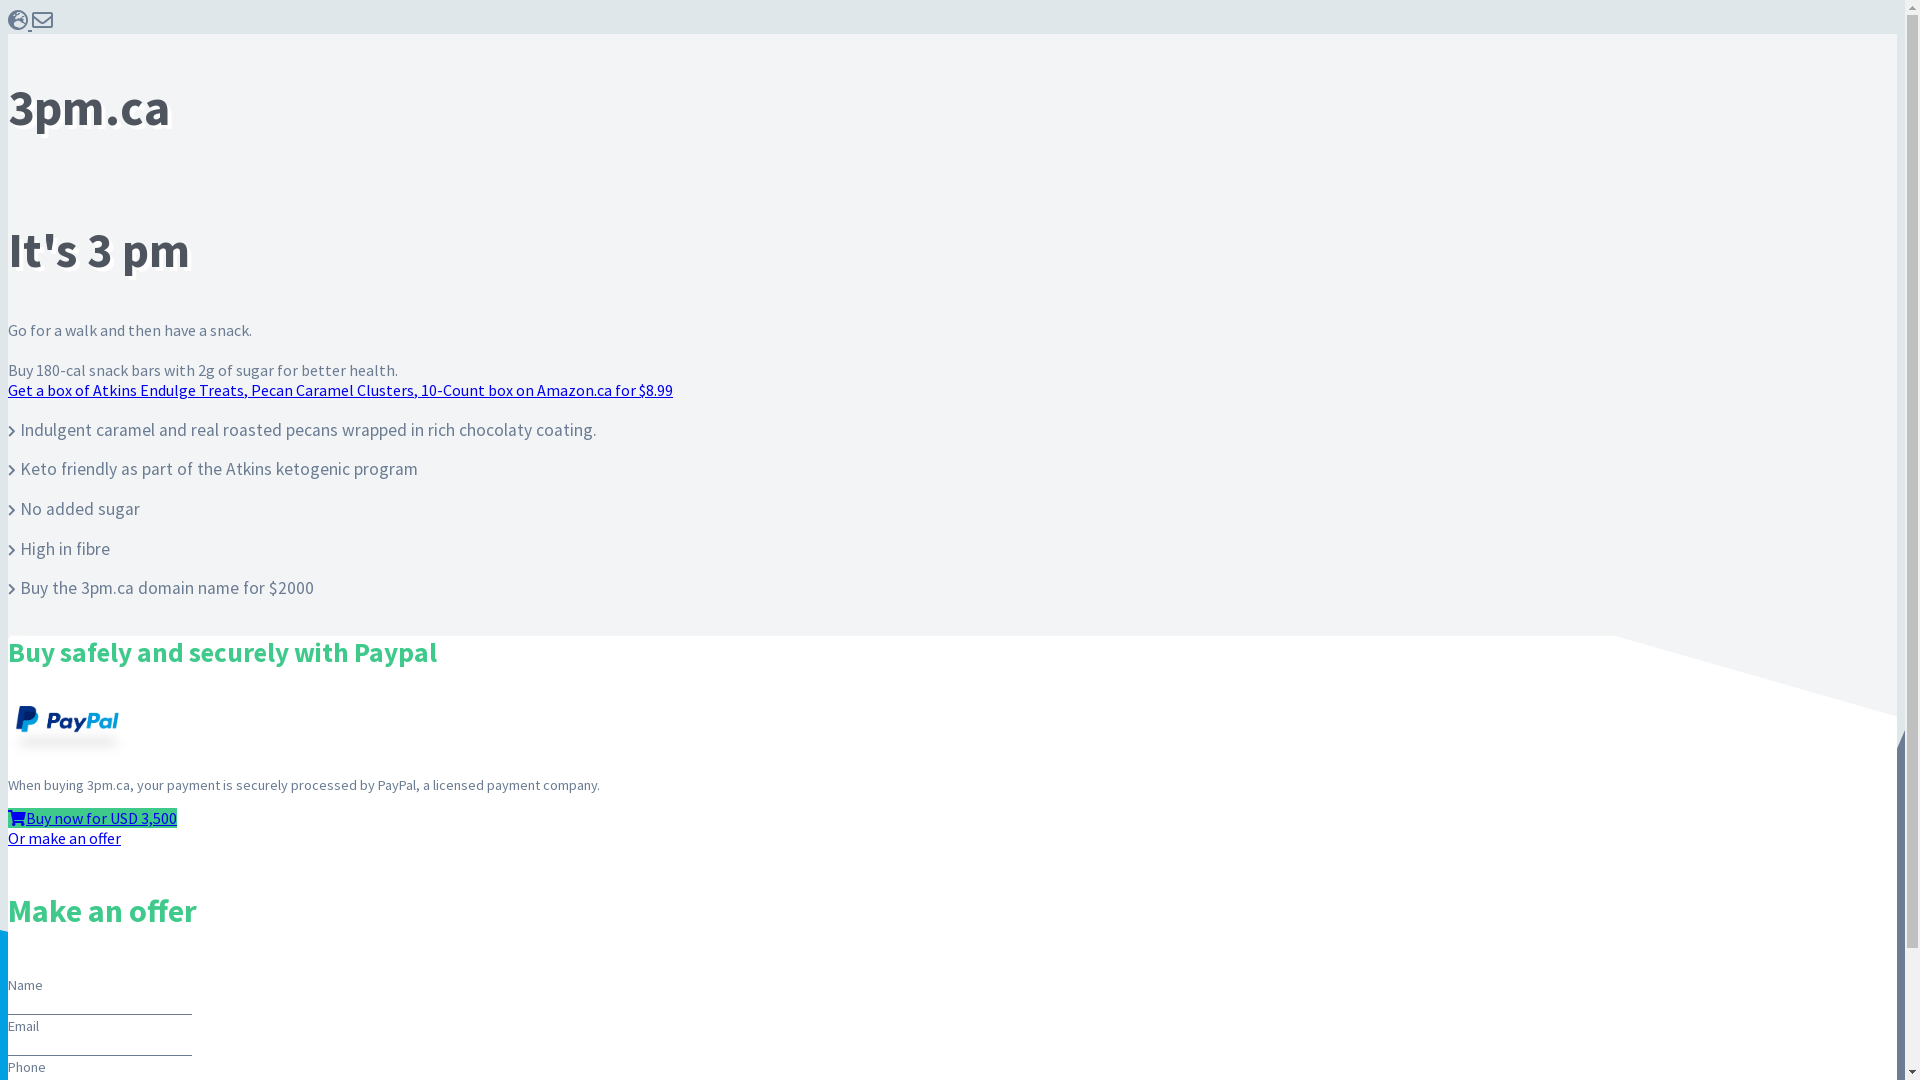 The width and height of the screenshot is (1920, 1080). What do you see at coordinates (64, 837) in the screenshot?
I see `'Or make an offer'` at bounding box center [64, 837].